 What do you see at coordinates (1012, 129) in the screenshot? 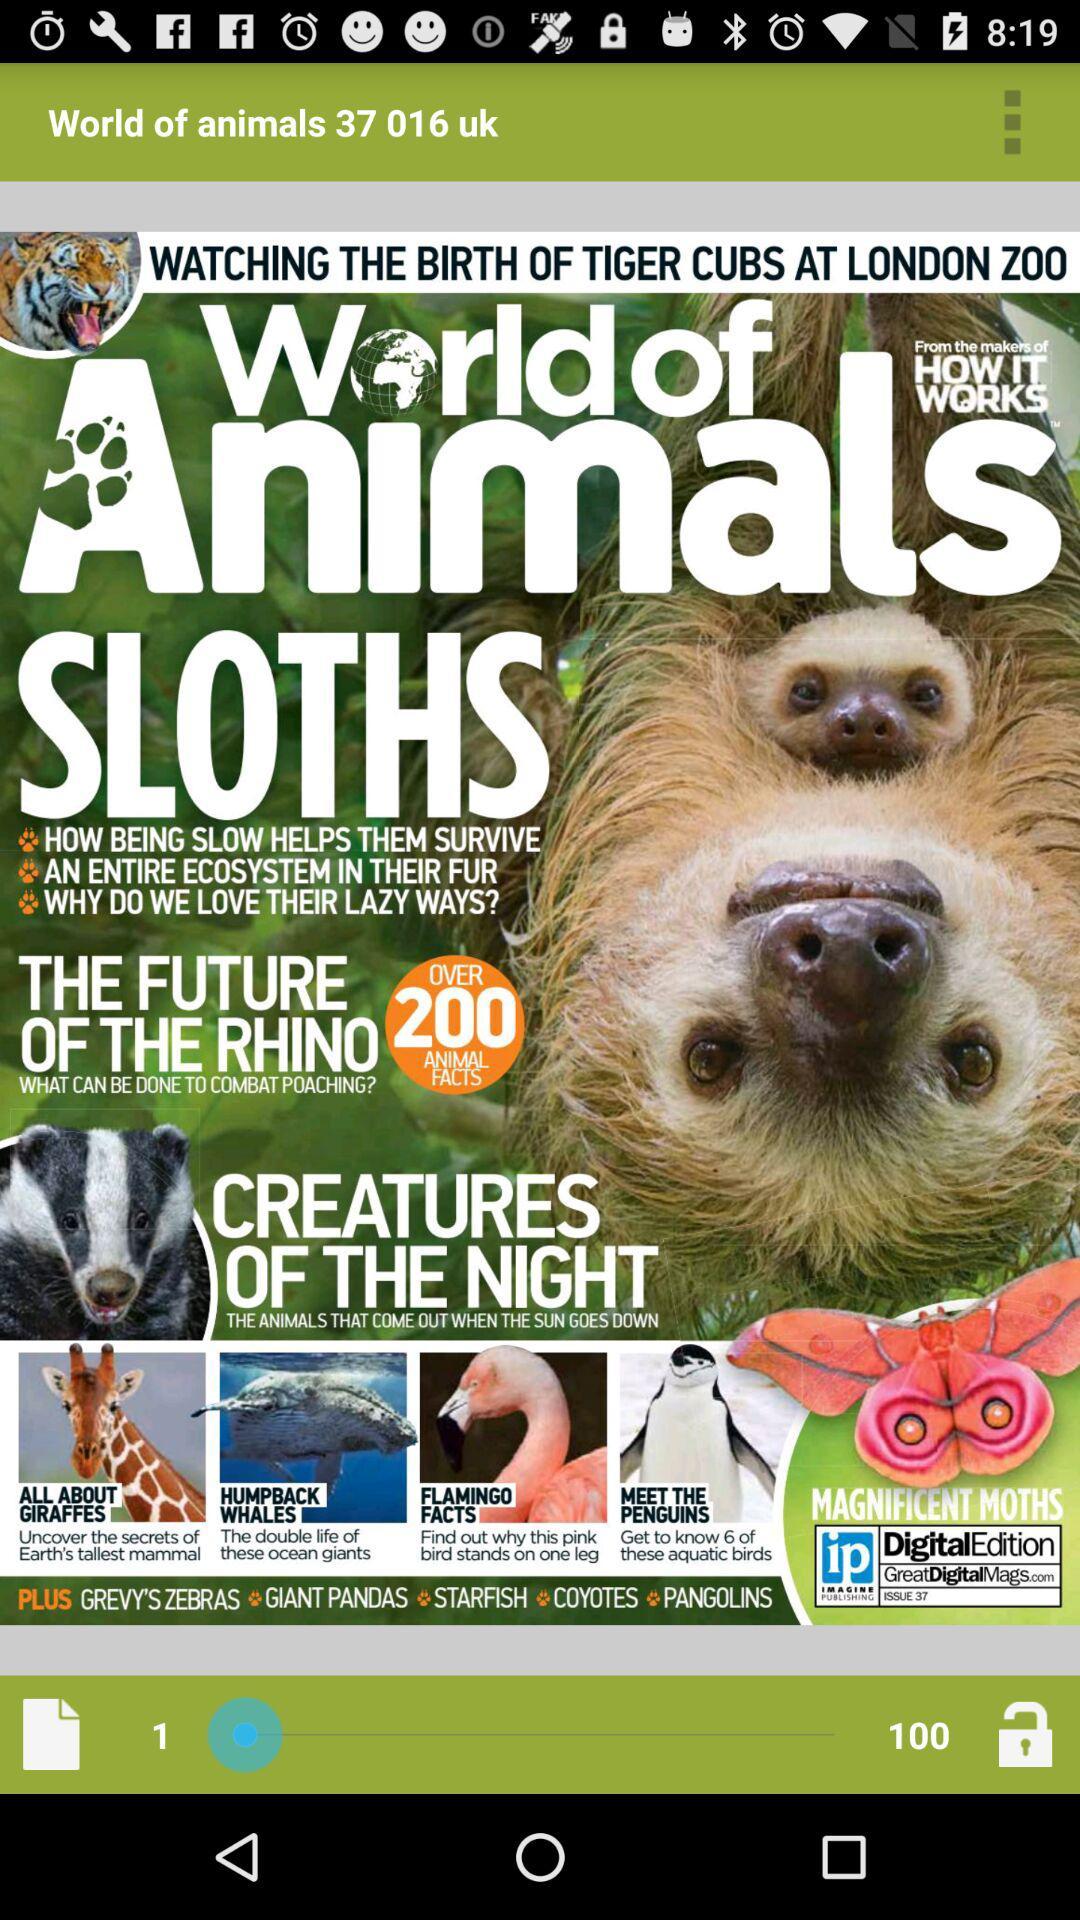
I see `the more icon` at bounding box center [1012, 129].